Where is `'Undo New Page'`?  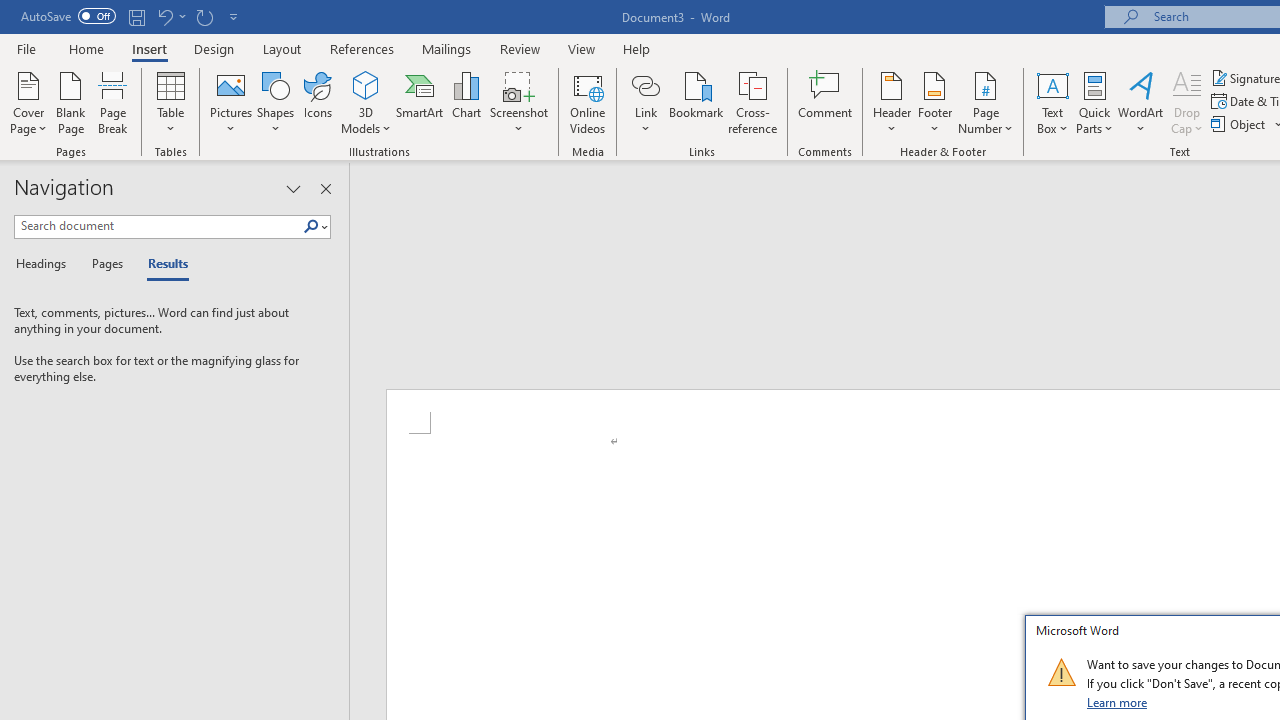 'Undo New Page' is located at coordinates (170, 16).